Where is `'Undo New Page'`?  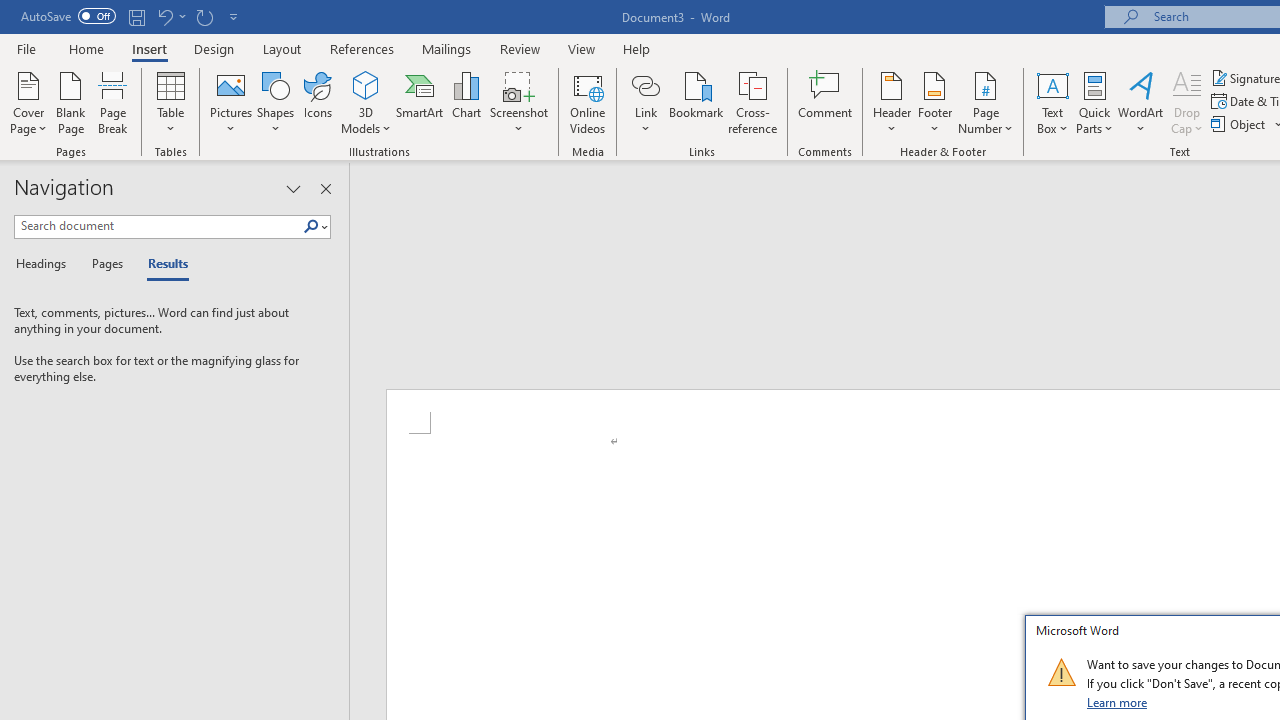 'Undo New Page' is located at coordinates (170, 16).